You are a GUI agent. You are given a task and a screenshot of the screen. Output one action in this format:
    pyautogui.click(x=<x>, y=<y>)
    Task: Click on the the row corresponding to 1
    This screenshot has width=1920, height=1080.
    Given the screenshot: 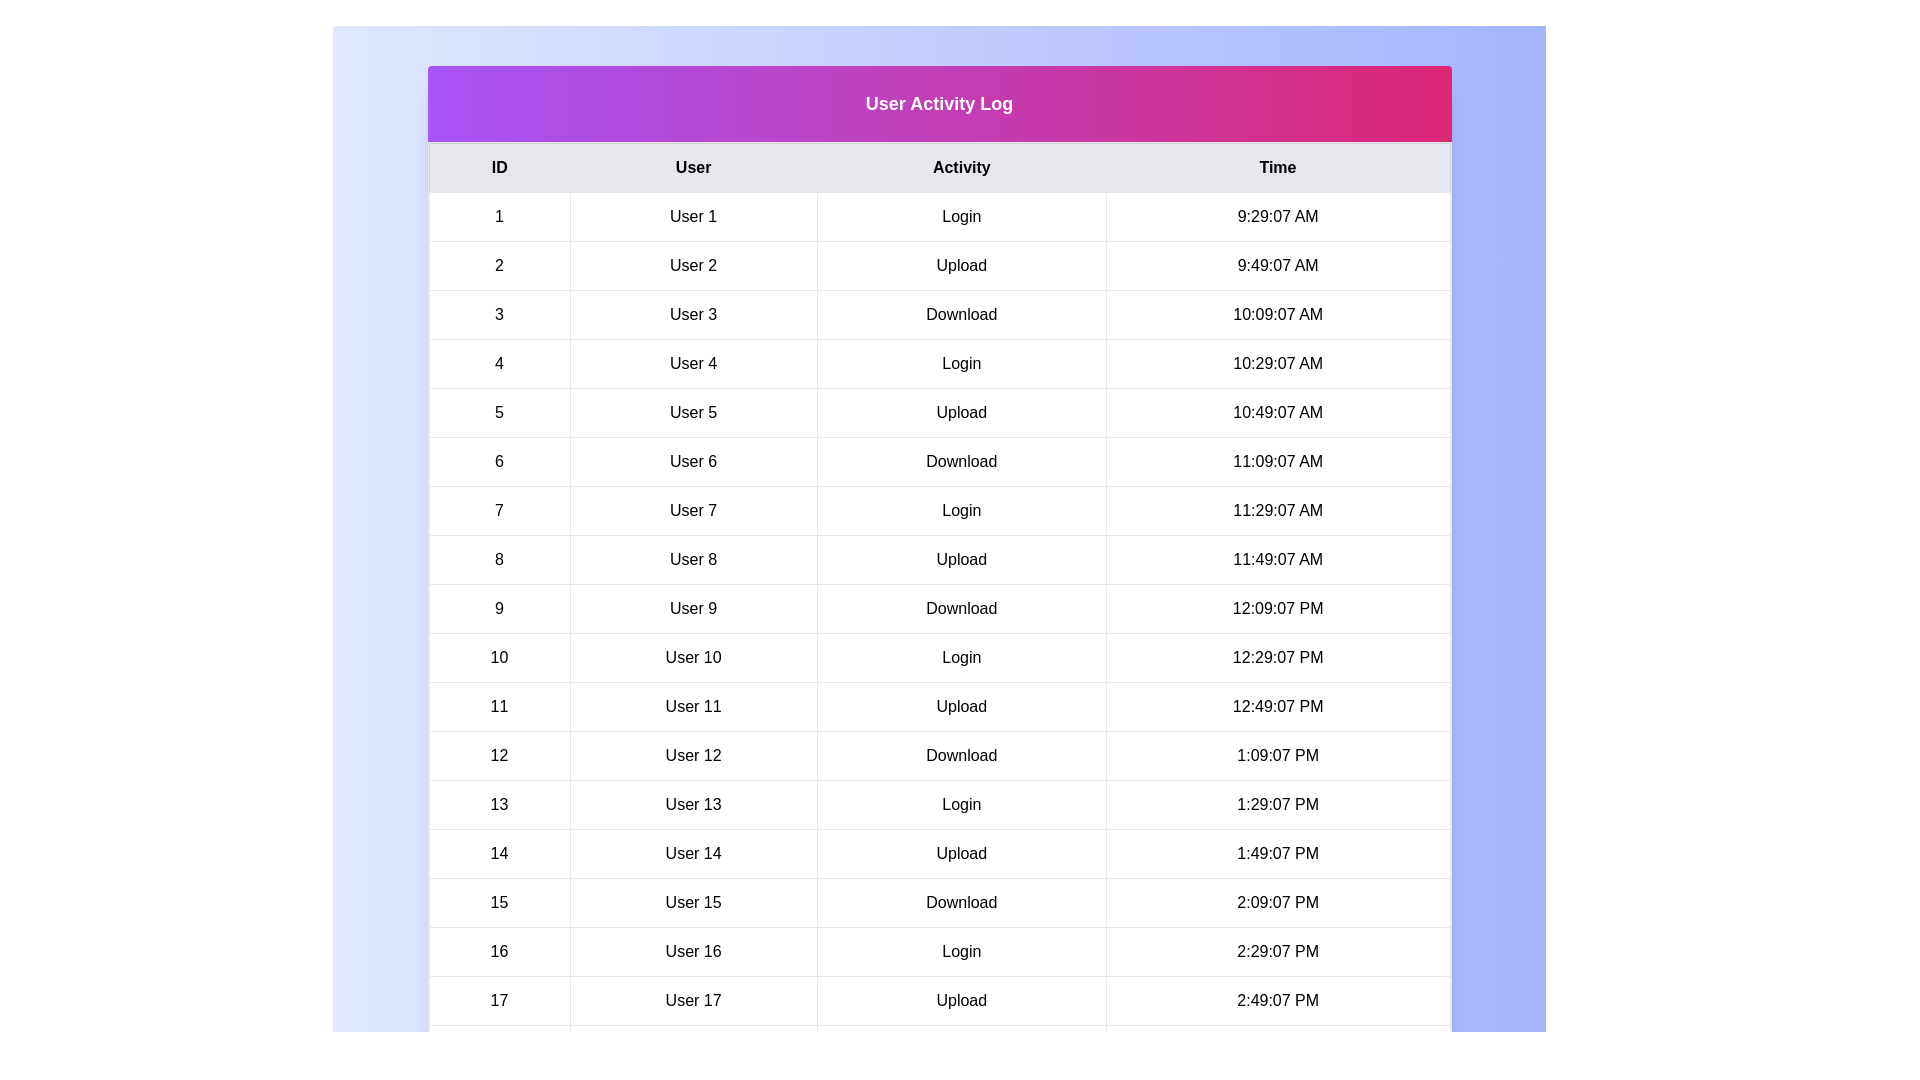 What is the action you would take?
    pyautogui.click(x=938, y=216)
    